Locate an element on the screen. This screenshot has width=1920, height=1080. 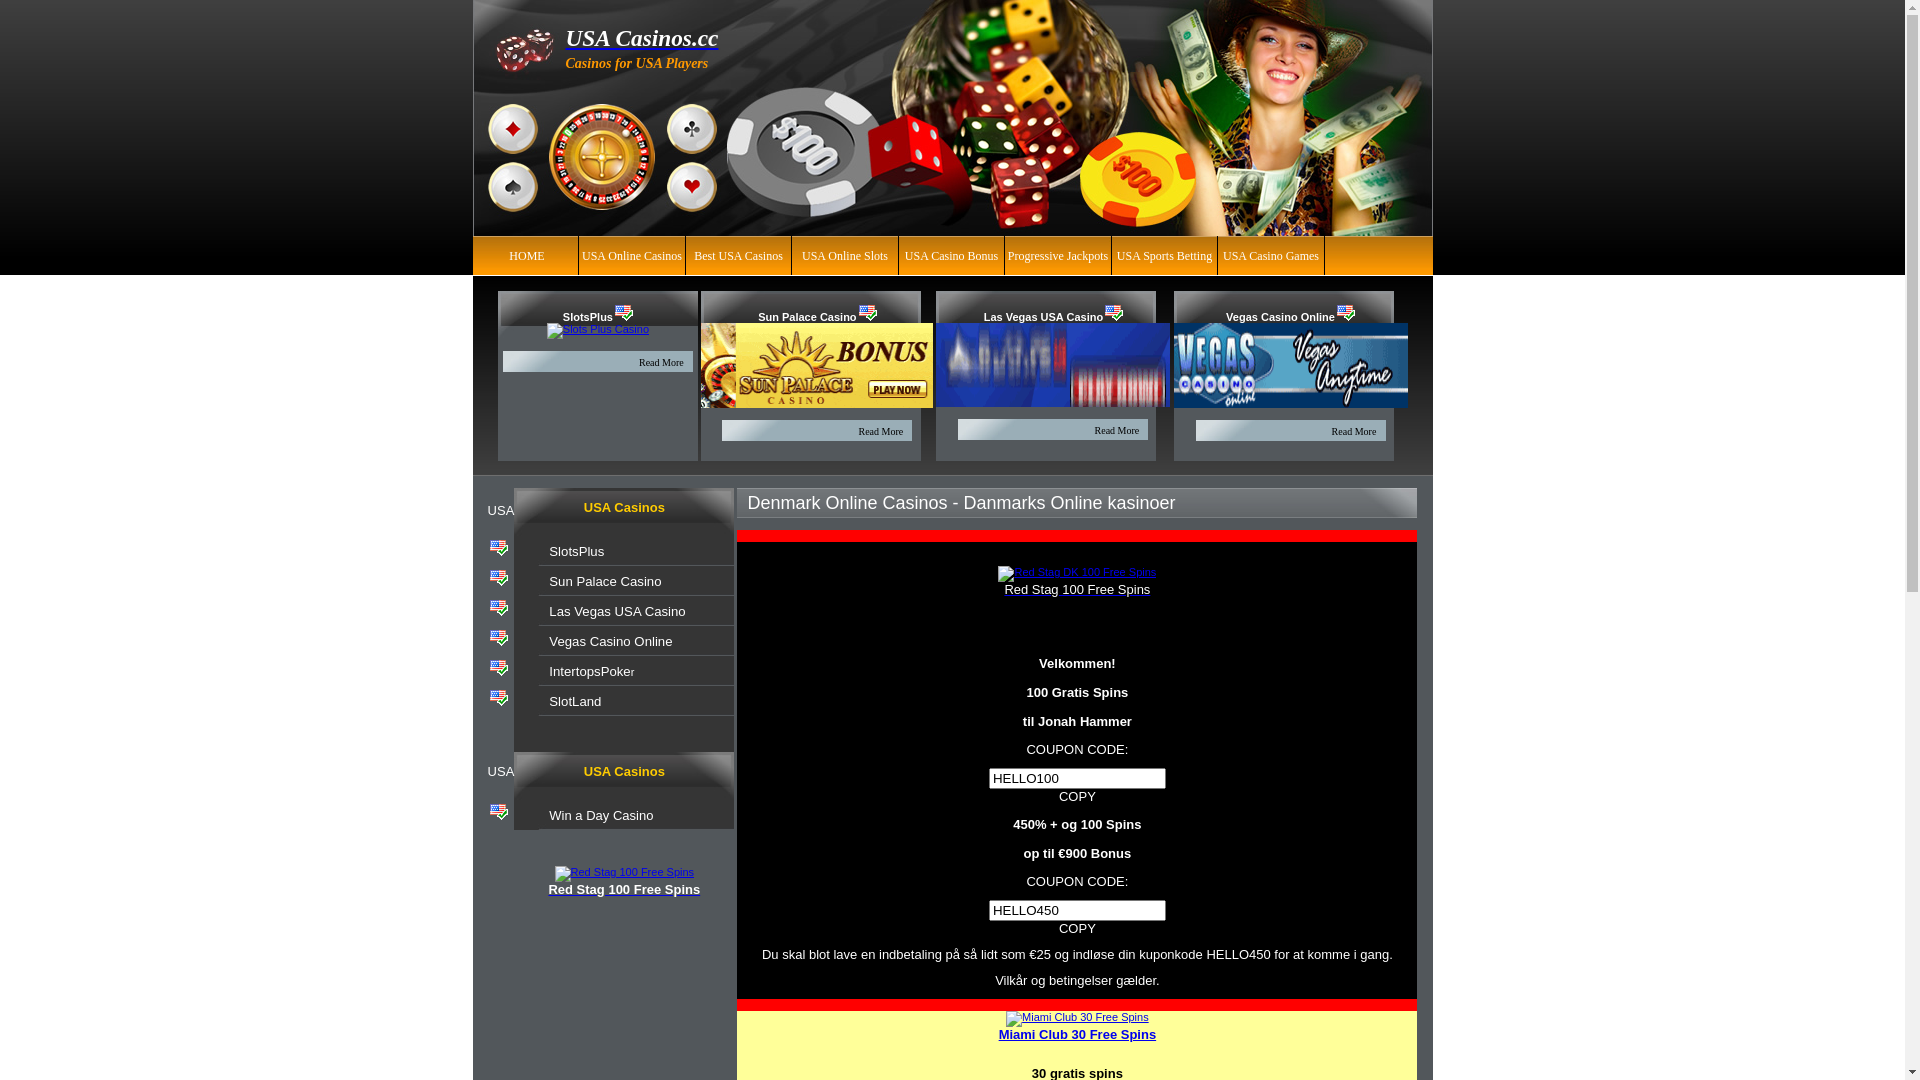
'Las Vegas USA Casino' is located at coordinates (1042, 315).